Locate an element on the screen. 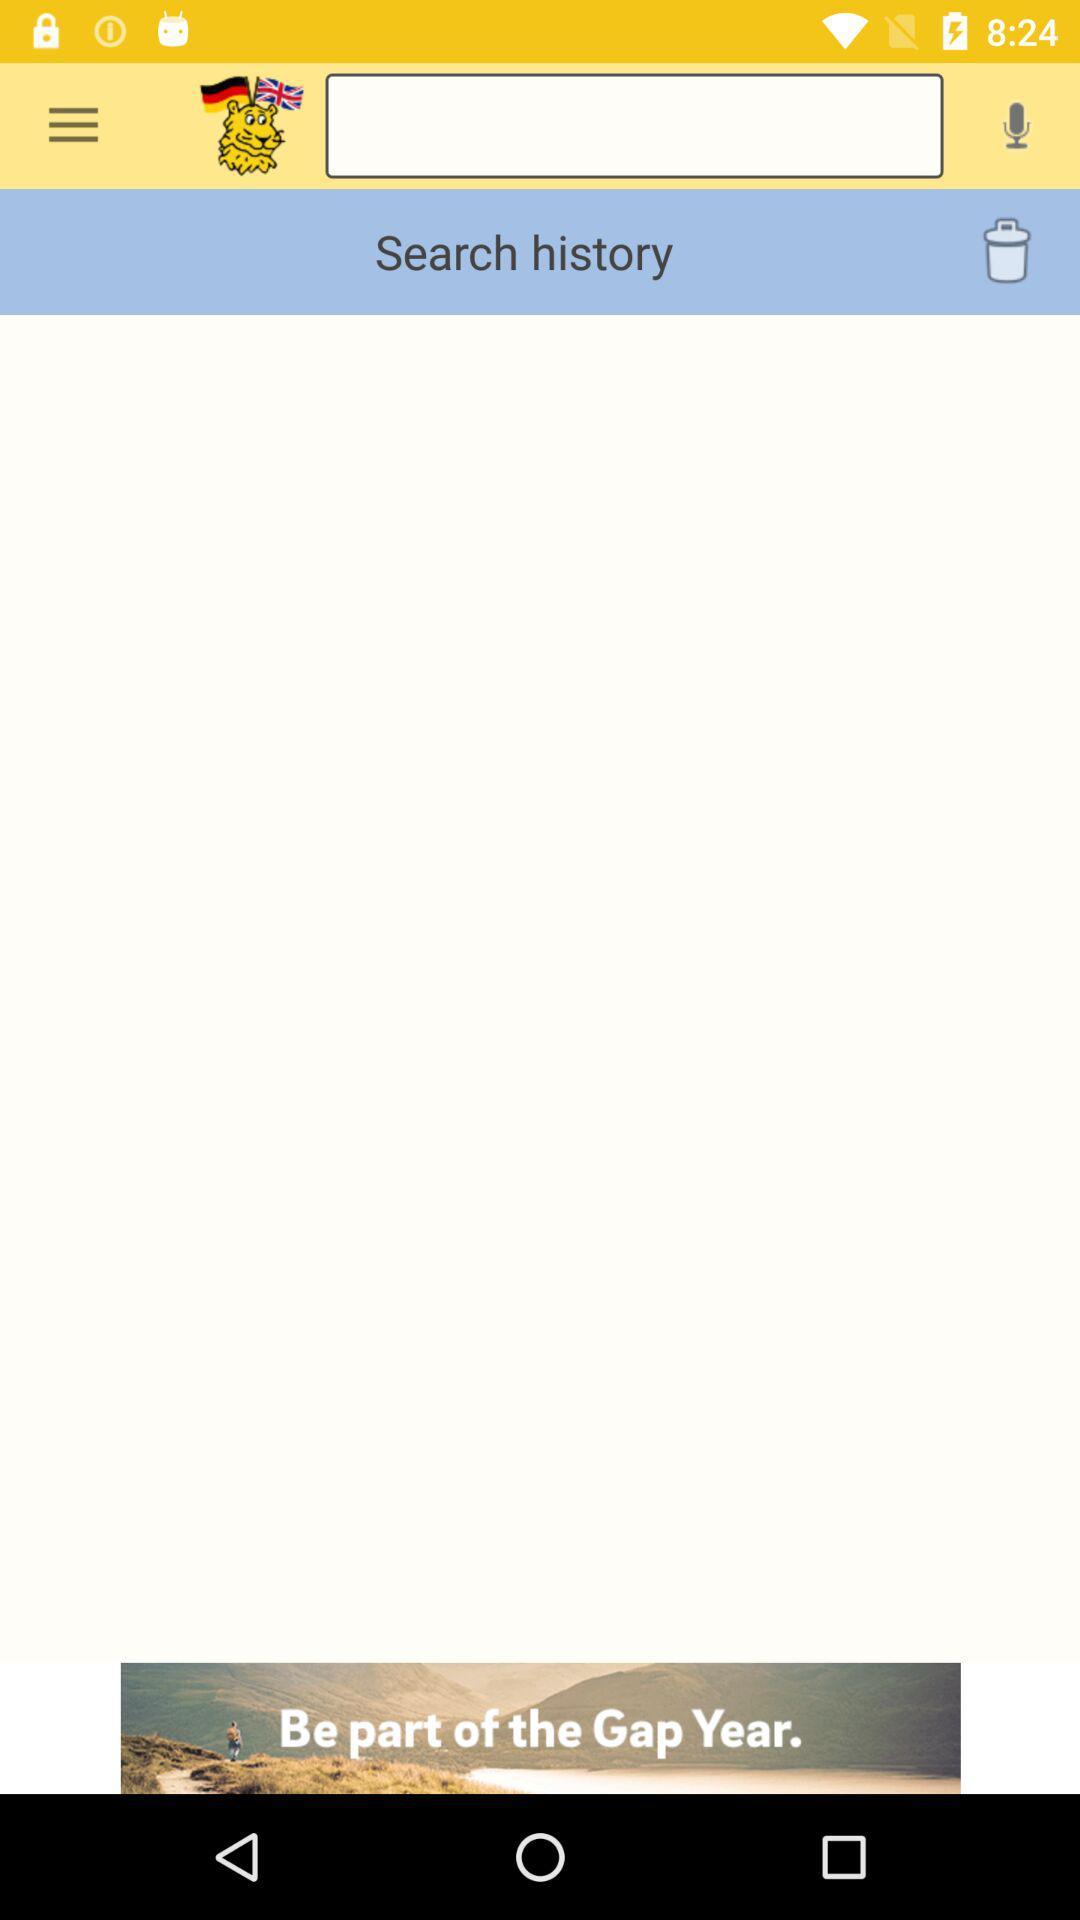  search query is located at coordinates (634, 124).